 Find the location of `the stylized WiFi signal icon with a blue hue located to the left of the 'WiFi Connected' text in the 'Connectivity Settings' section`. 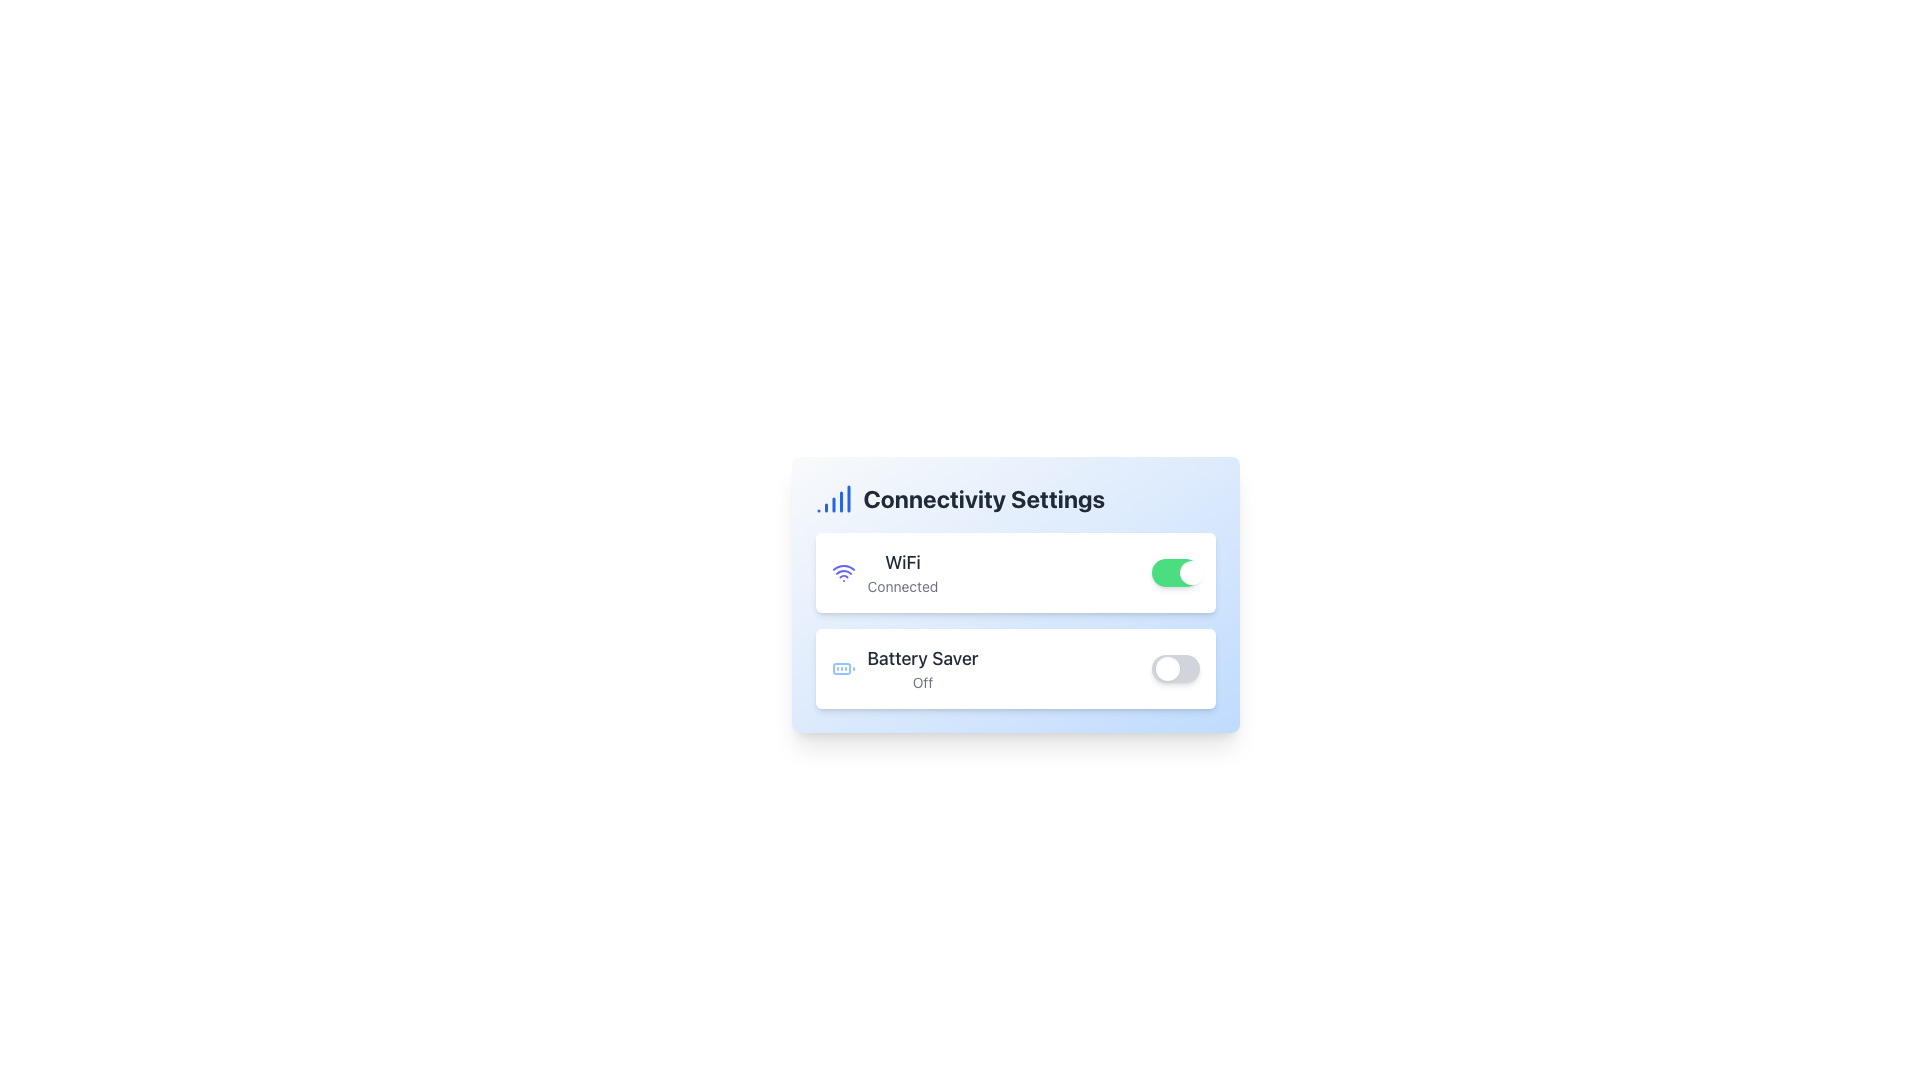

the stylized WiFi signal icon with a blue hue located to the left of the 'WiFi Connected' text in the 'Connectivity Settings' section is located at coordinates (843, 573).